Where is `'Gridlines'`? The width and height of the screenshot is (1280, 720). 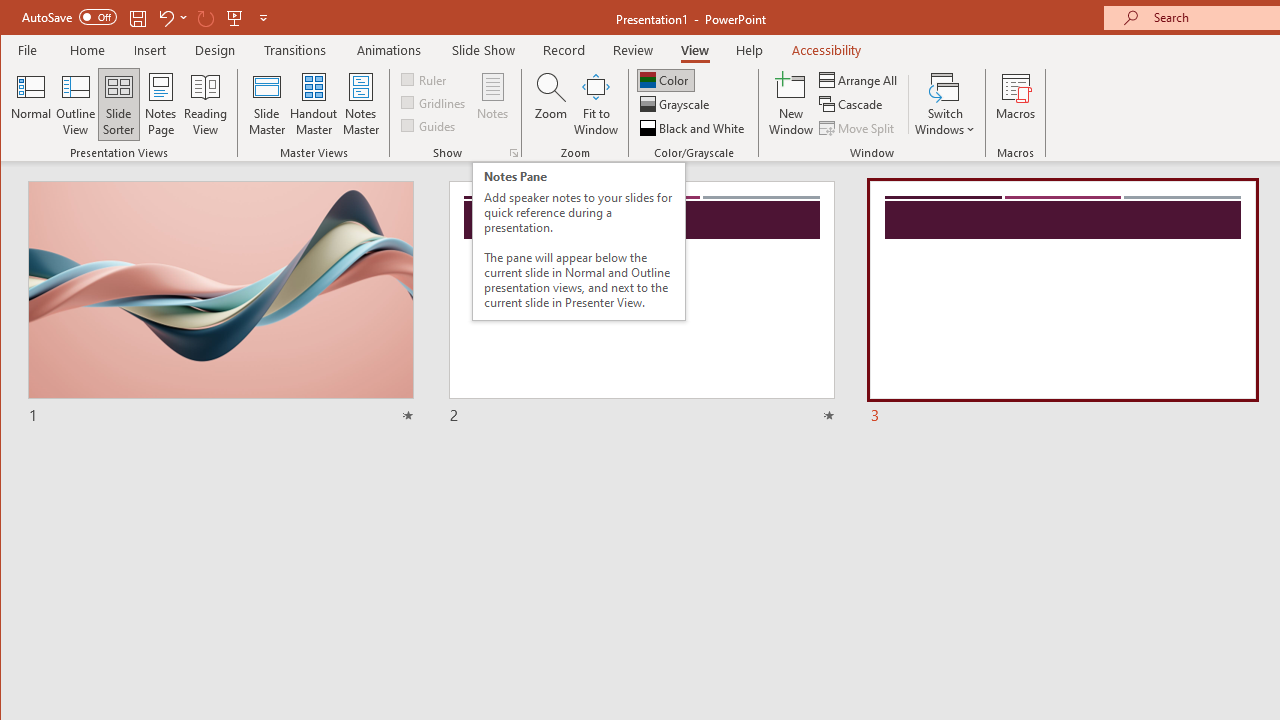 'Gridlines' is located at coordinates (434, 102).